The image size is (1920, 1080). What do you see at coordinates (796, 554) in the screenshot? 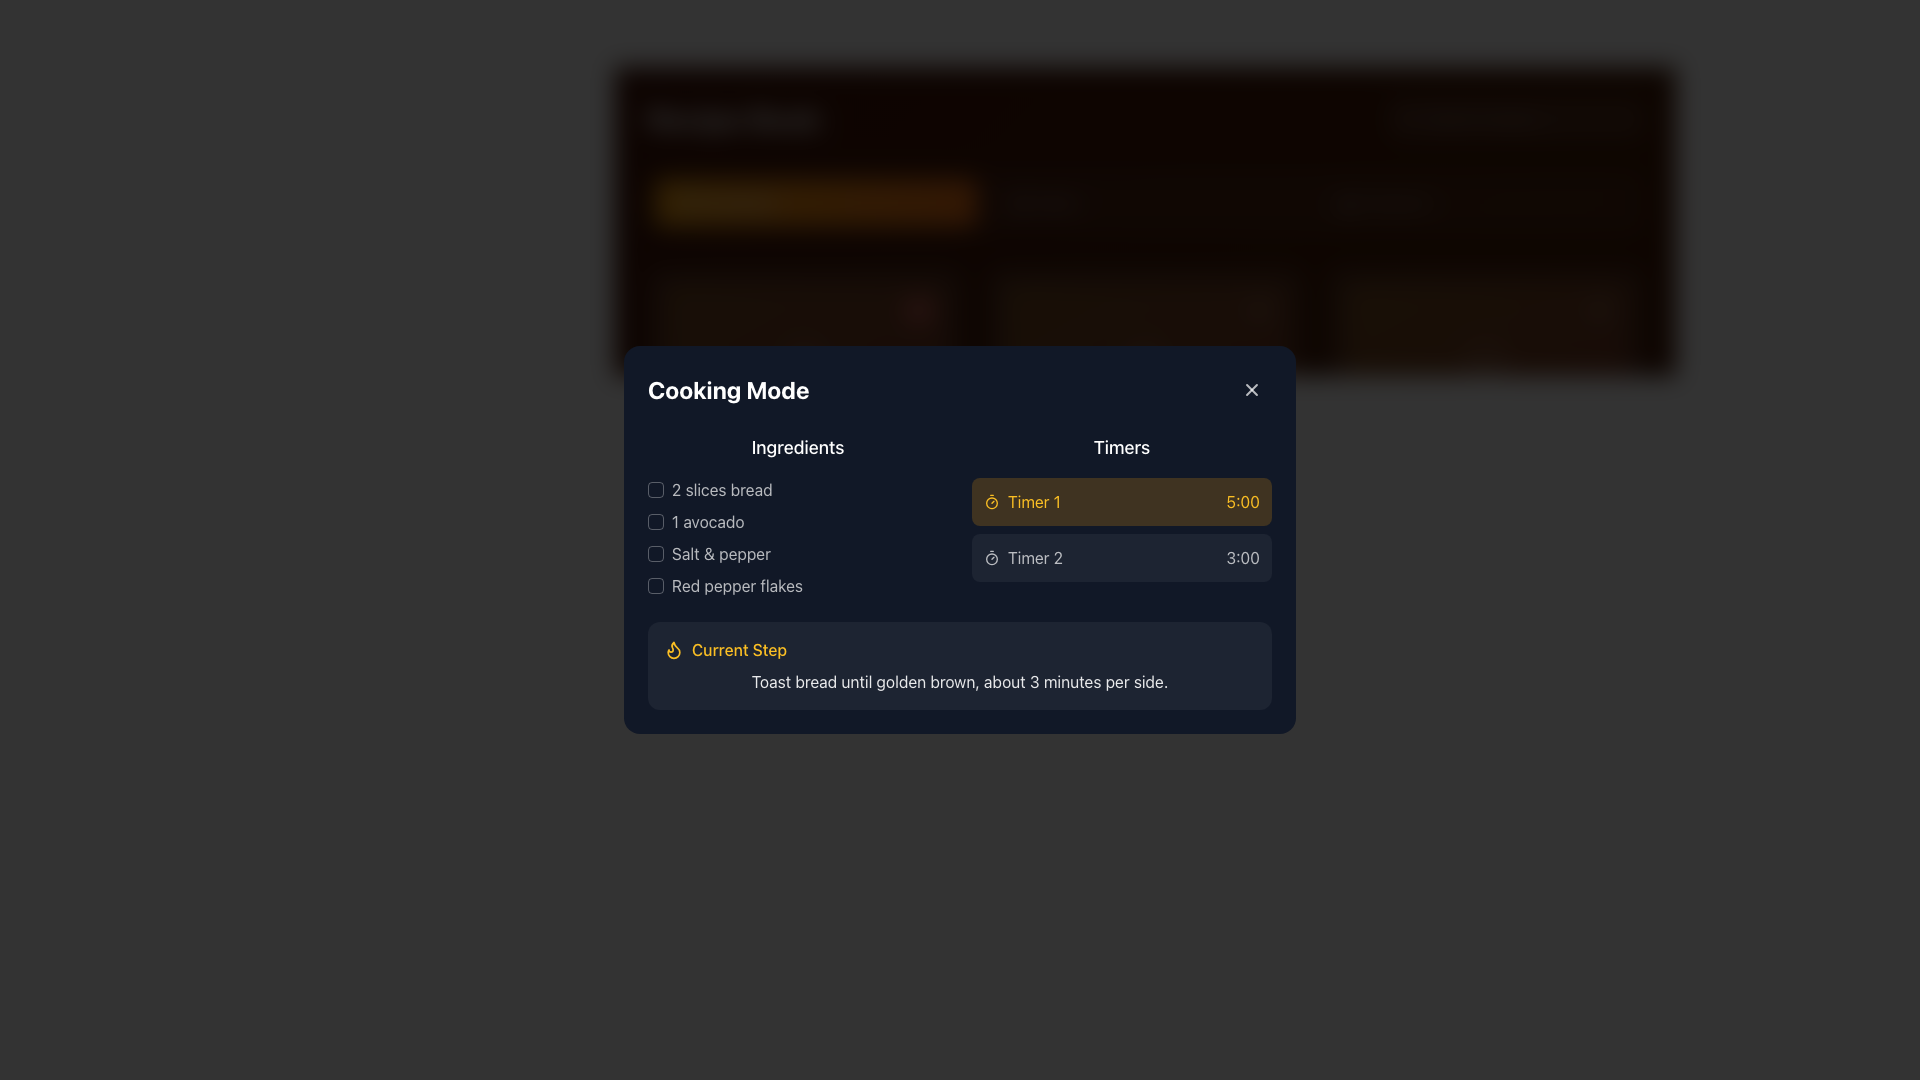
I see `the empty checkbox labeled 'Salt & pepper'` at bounding box center [796, 554].